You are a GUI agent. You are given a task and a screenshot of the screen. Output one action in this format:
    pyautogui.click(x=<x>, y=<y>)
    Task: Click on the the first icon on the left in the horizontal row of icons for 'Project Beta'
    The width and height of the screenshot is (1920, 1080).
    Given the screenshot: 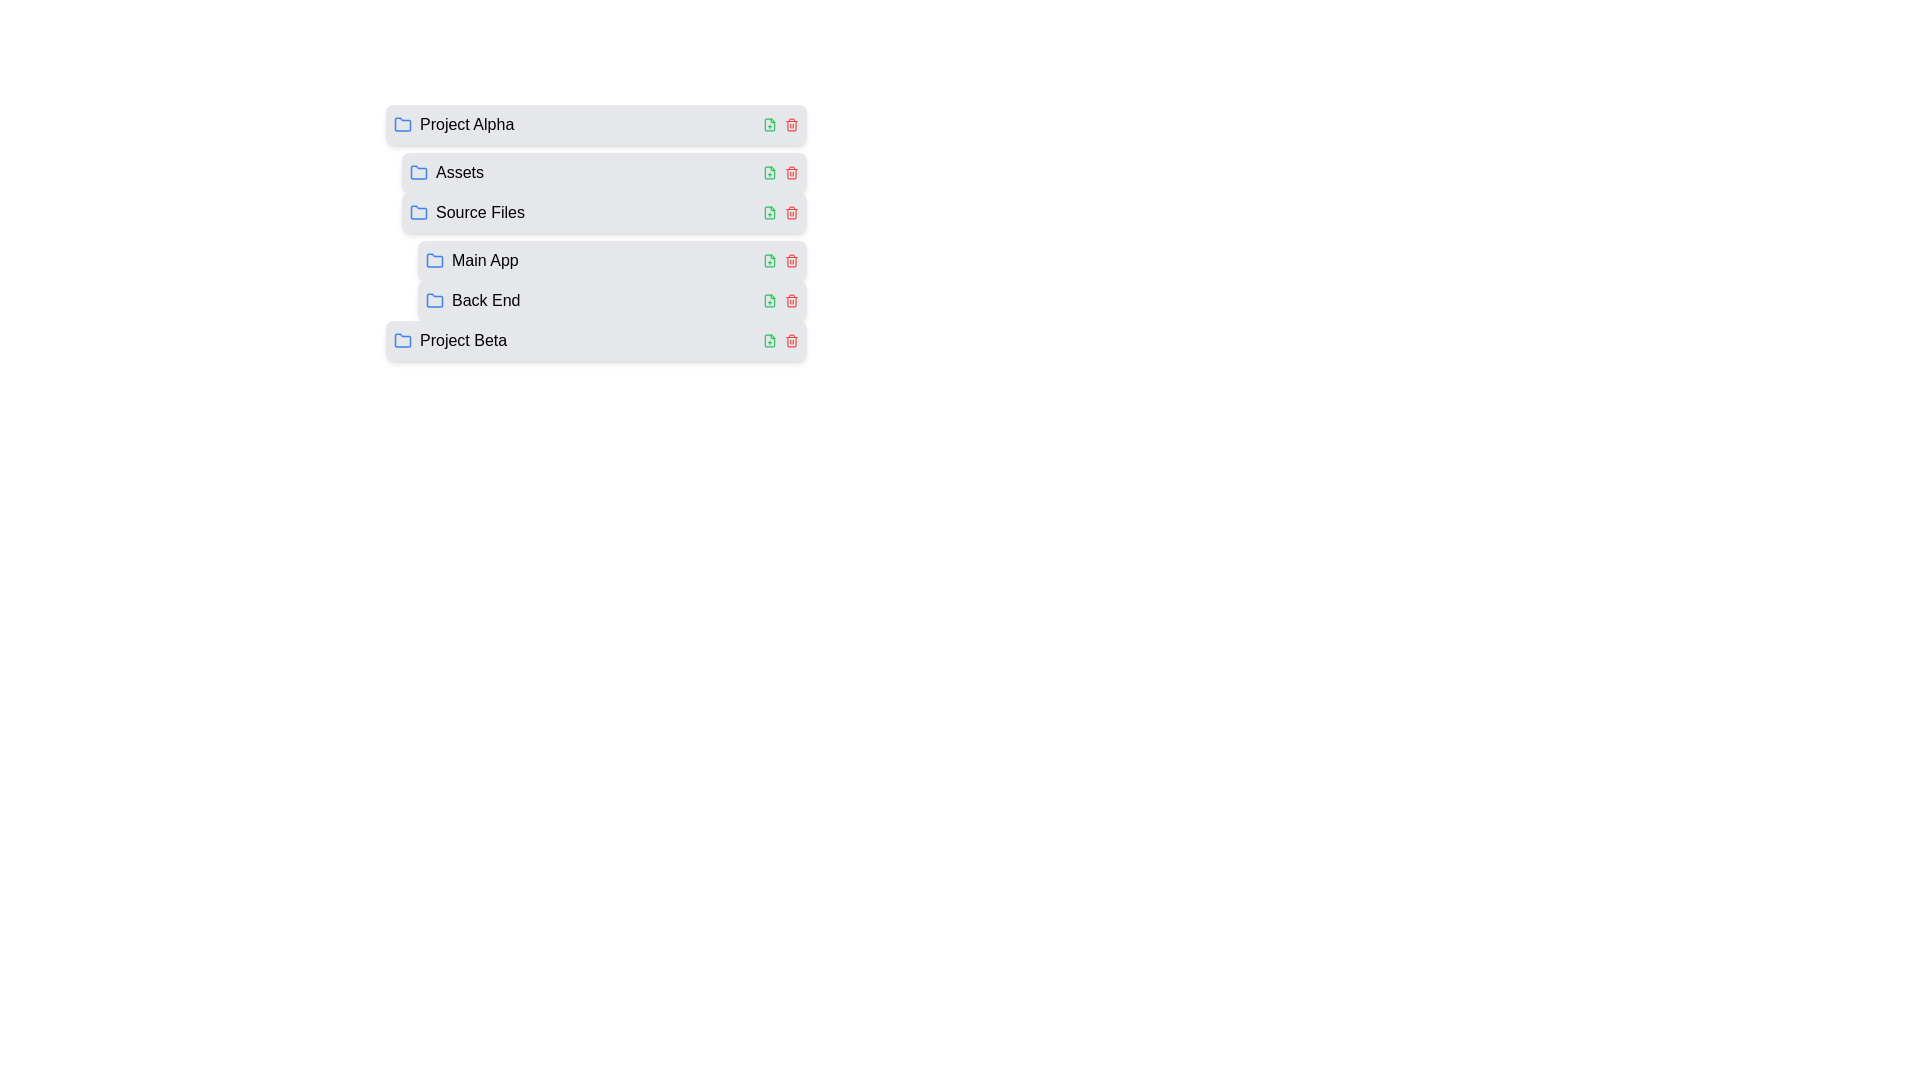 What is the action you would take?
    pyautogui.click(x=768, y=339)
    